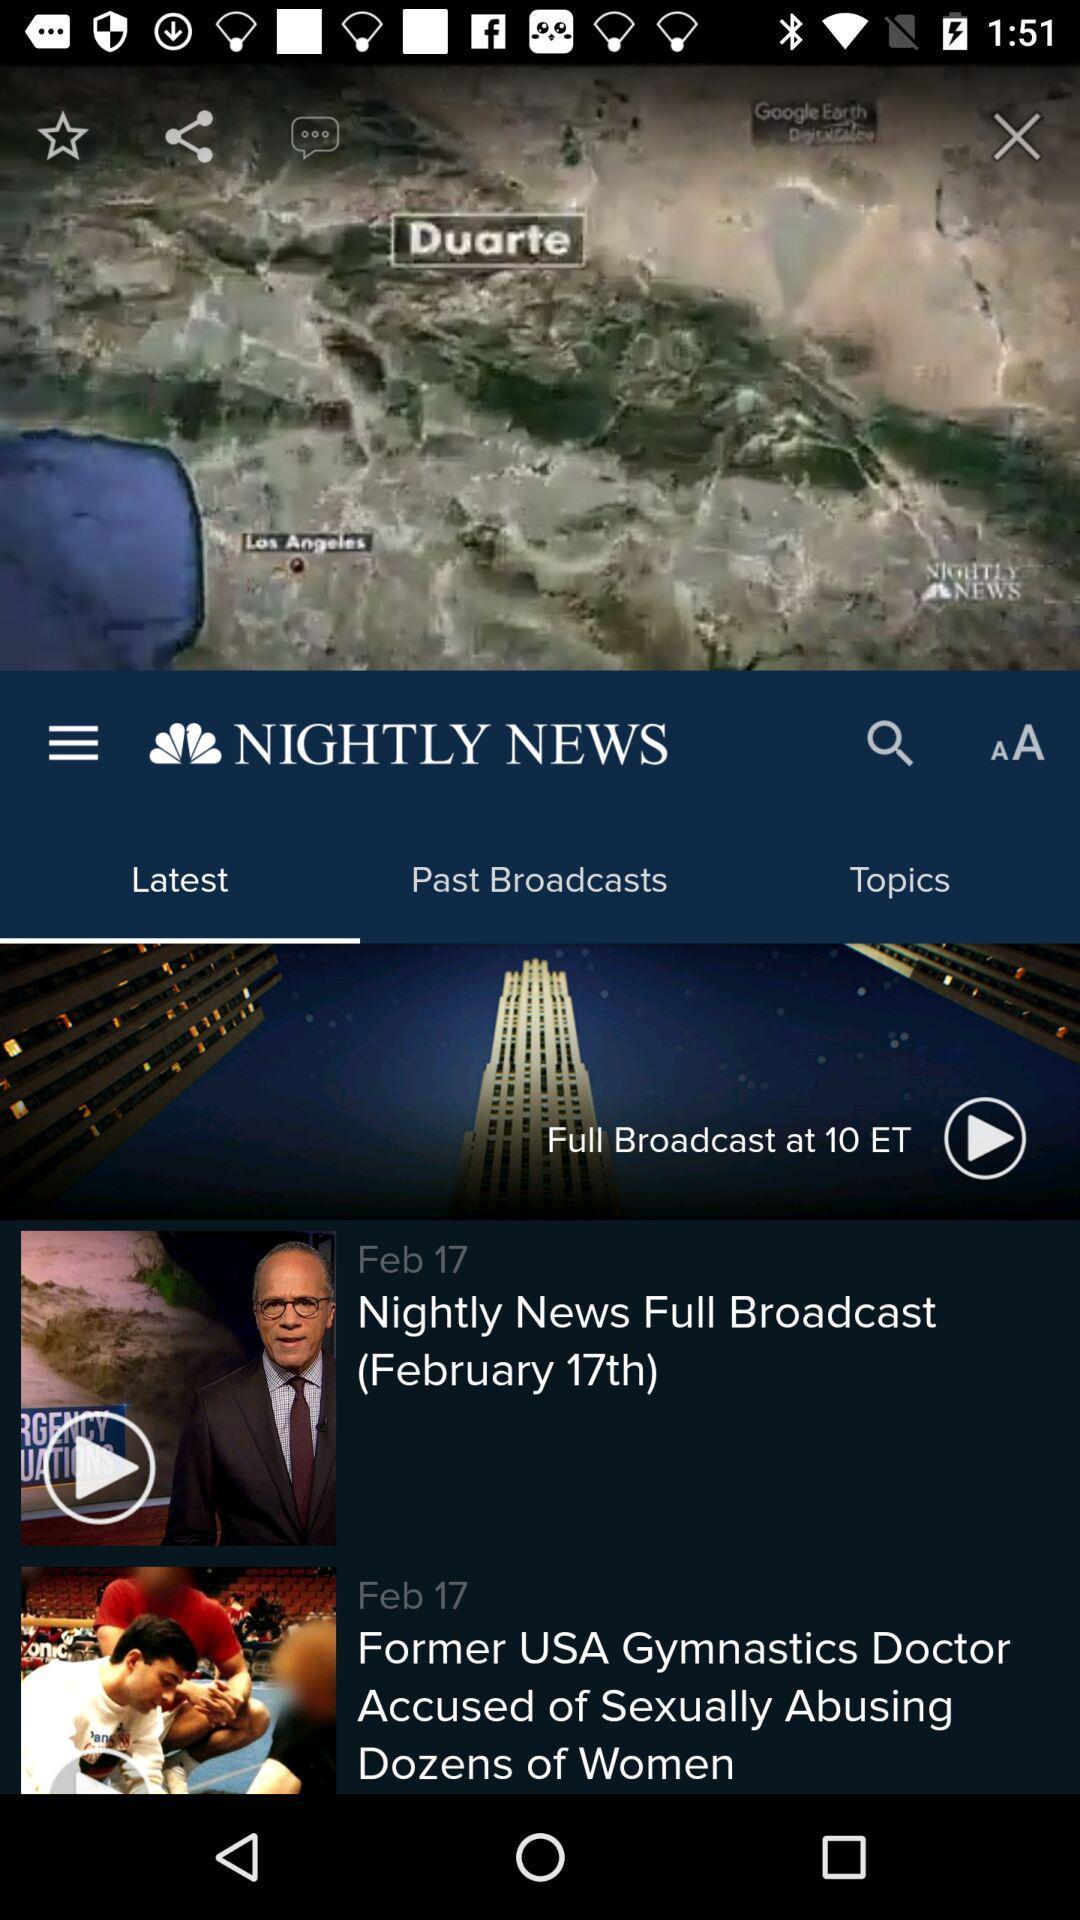  What do you see at coordinates (1017, 135) in the screenshot?
I see `the page` at bounding box center [1017, 135].